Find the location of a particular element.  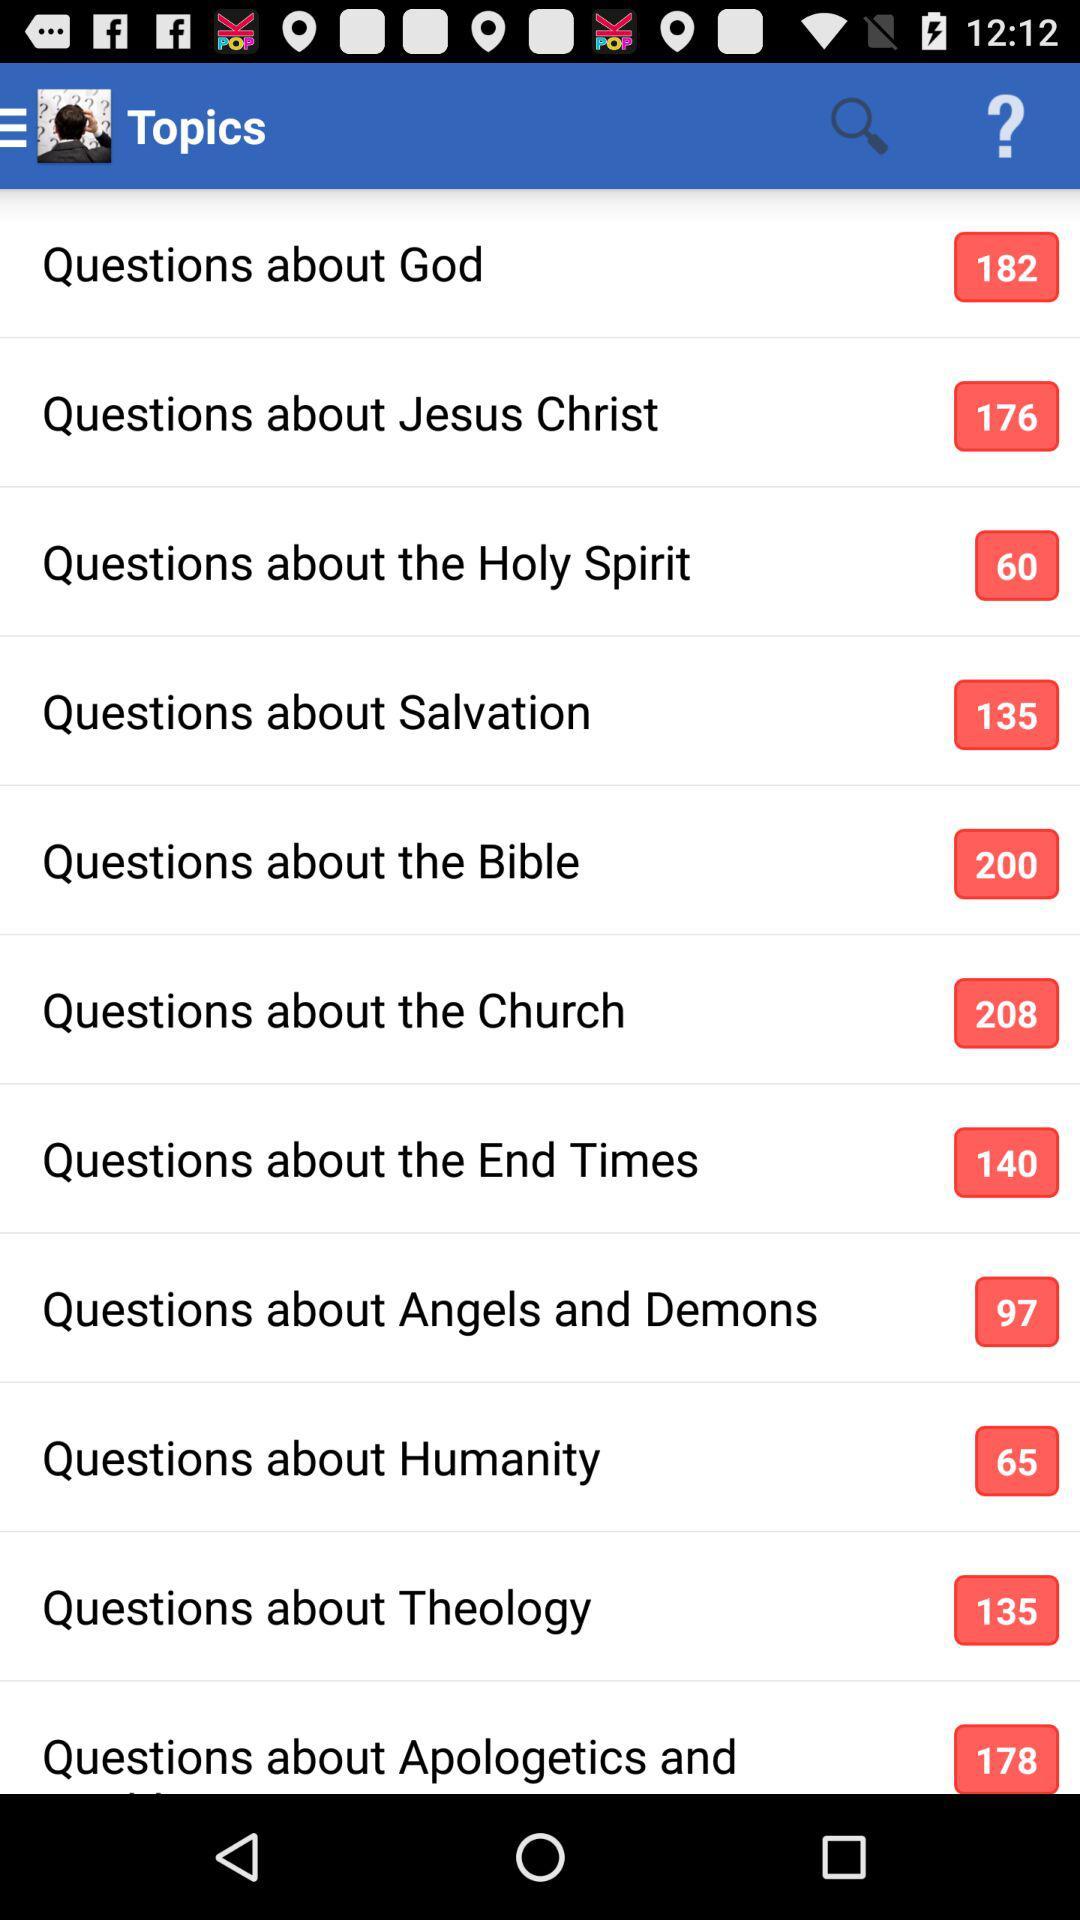

app next to questions about the icon is located at coordinates (1017, 564).